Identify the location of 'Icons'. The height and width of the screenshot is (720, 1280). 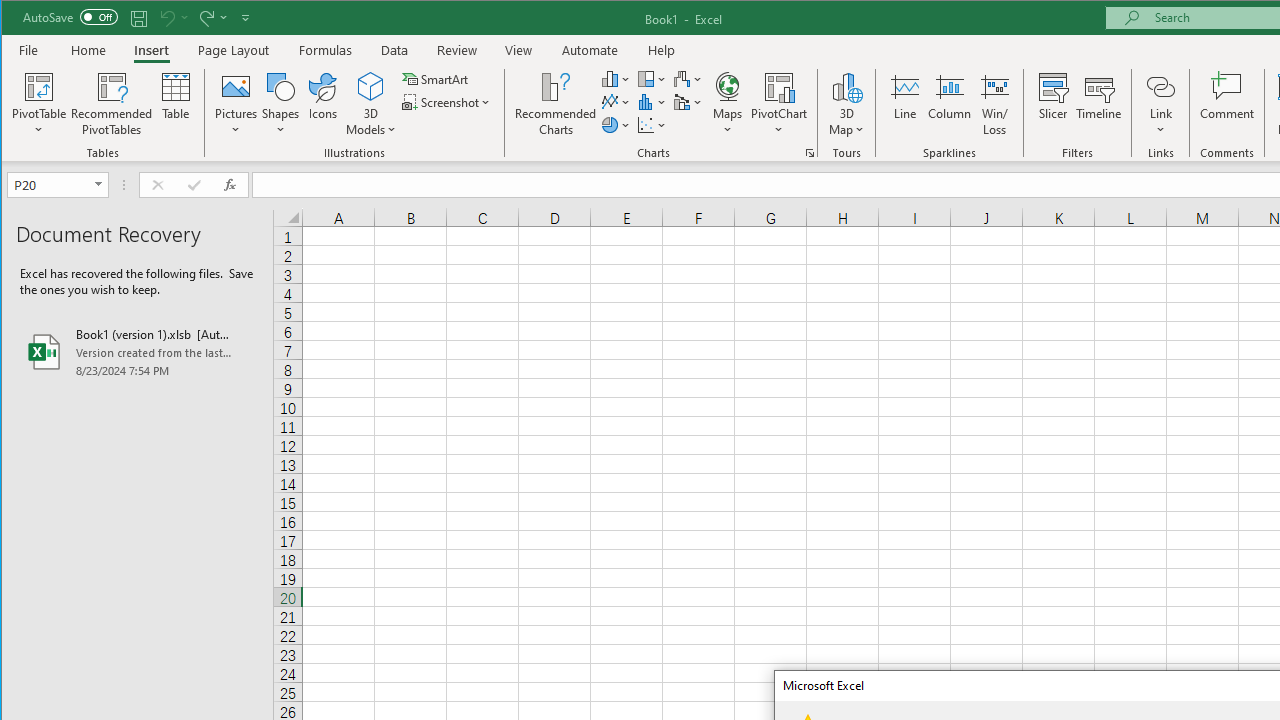
(323, 104).